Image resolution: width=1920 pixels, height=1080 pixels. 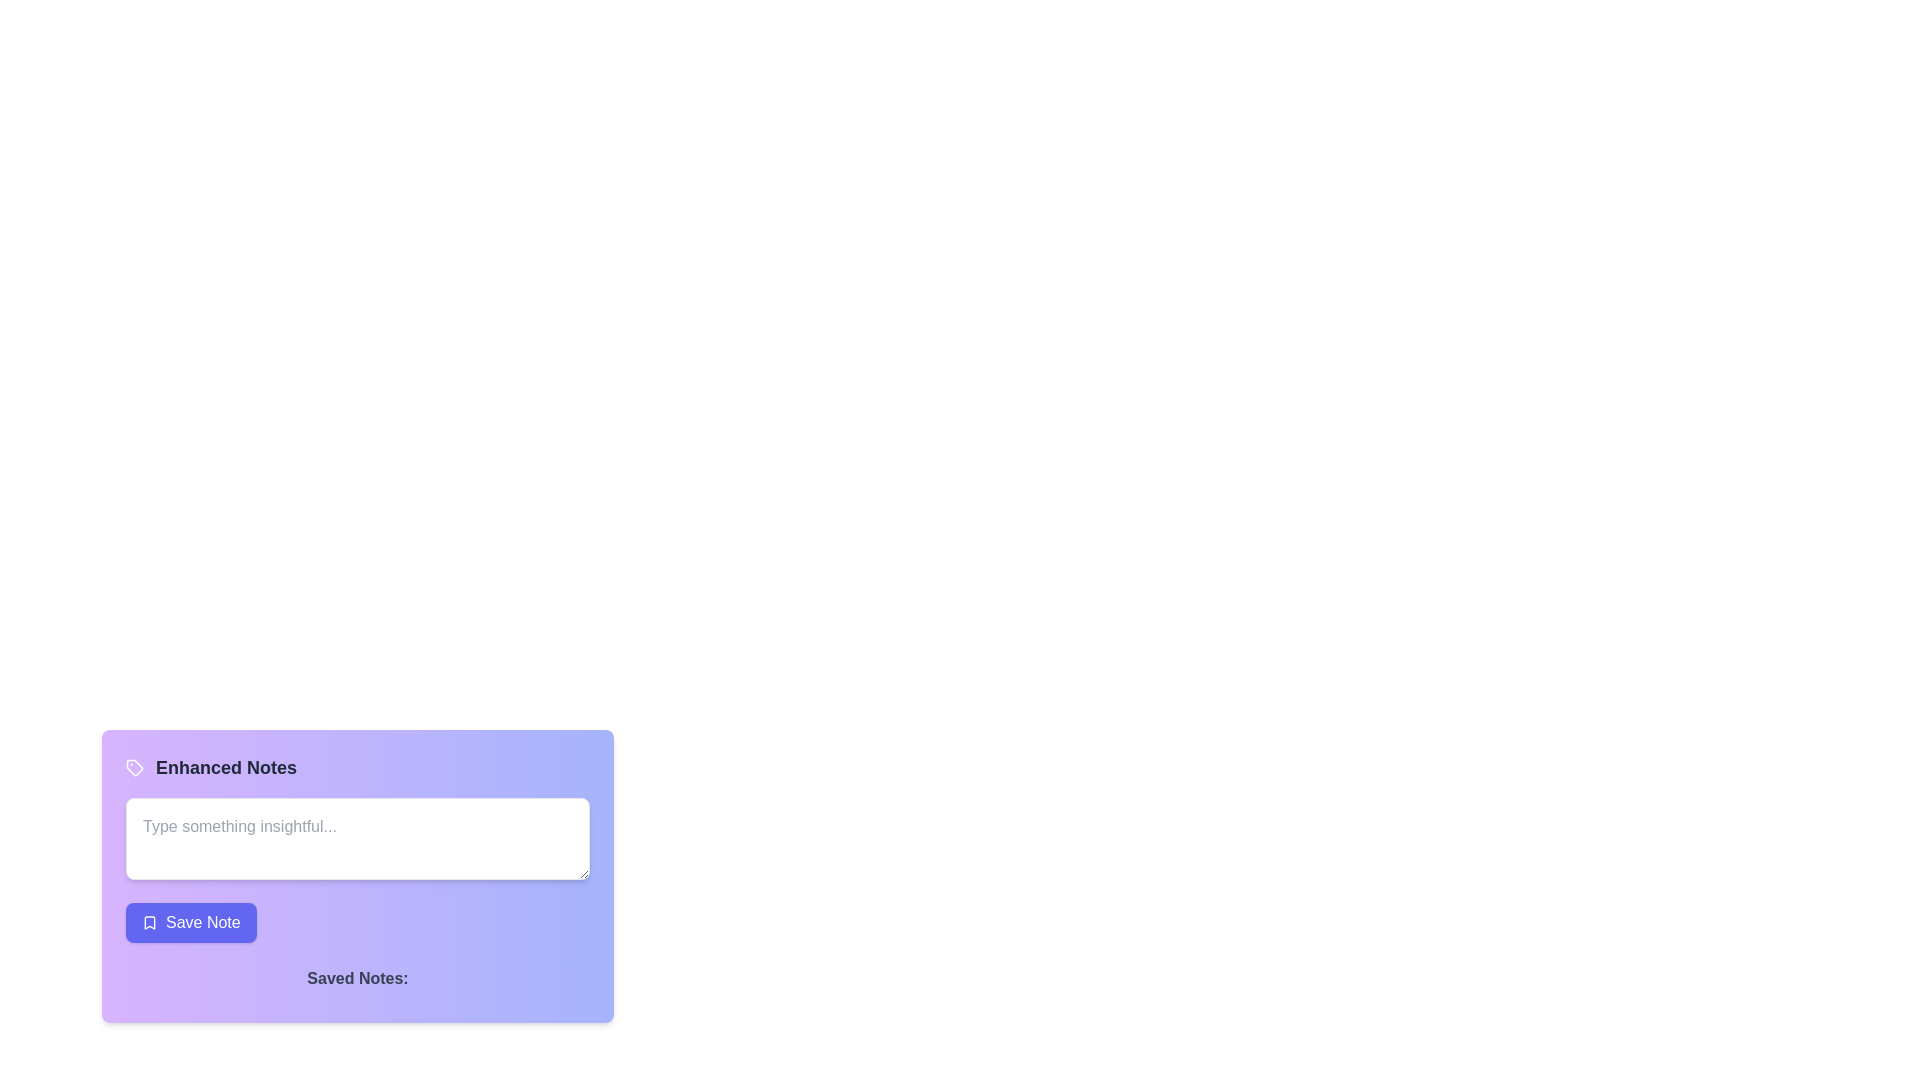 What do you see at coordinates (191, 922) in the screenshot?
I see `the indigo 'Save Note' button with a bookmark icon to change its color` at bounding box center [191, 922].